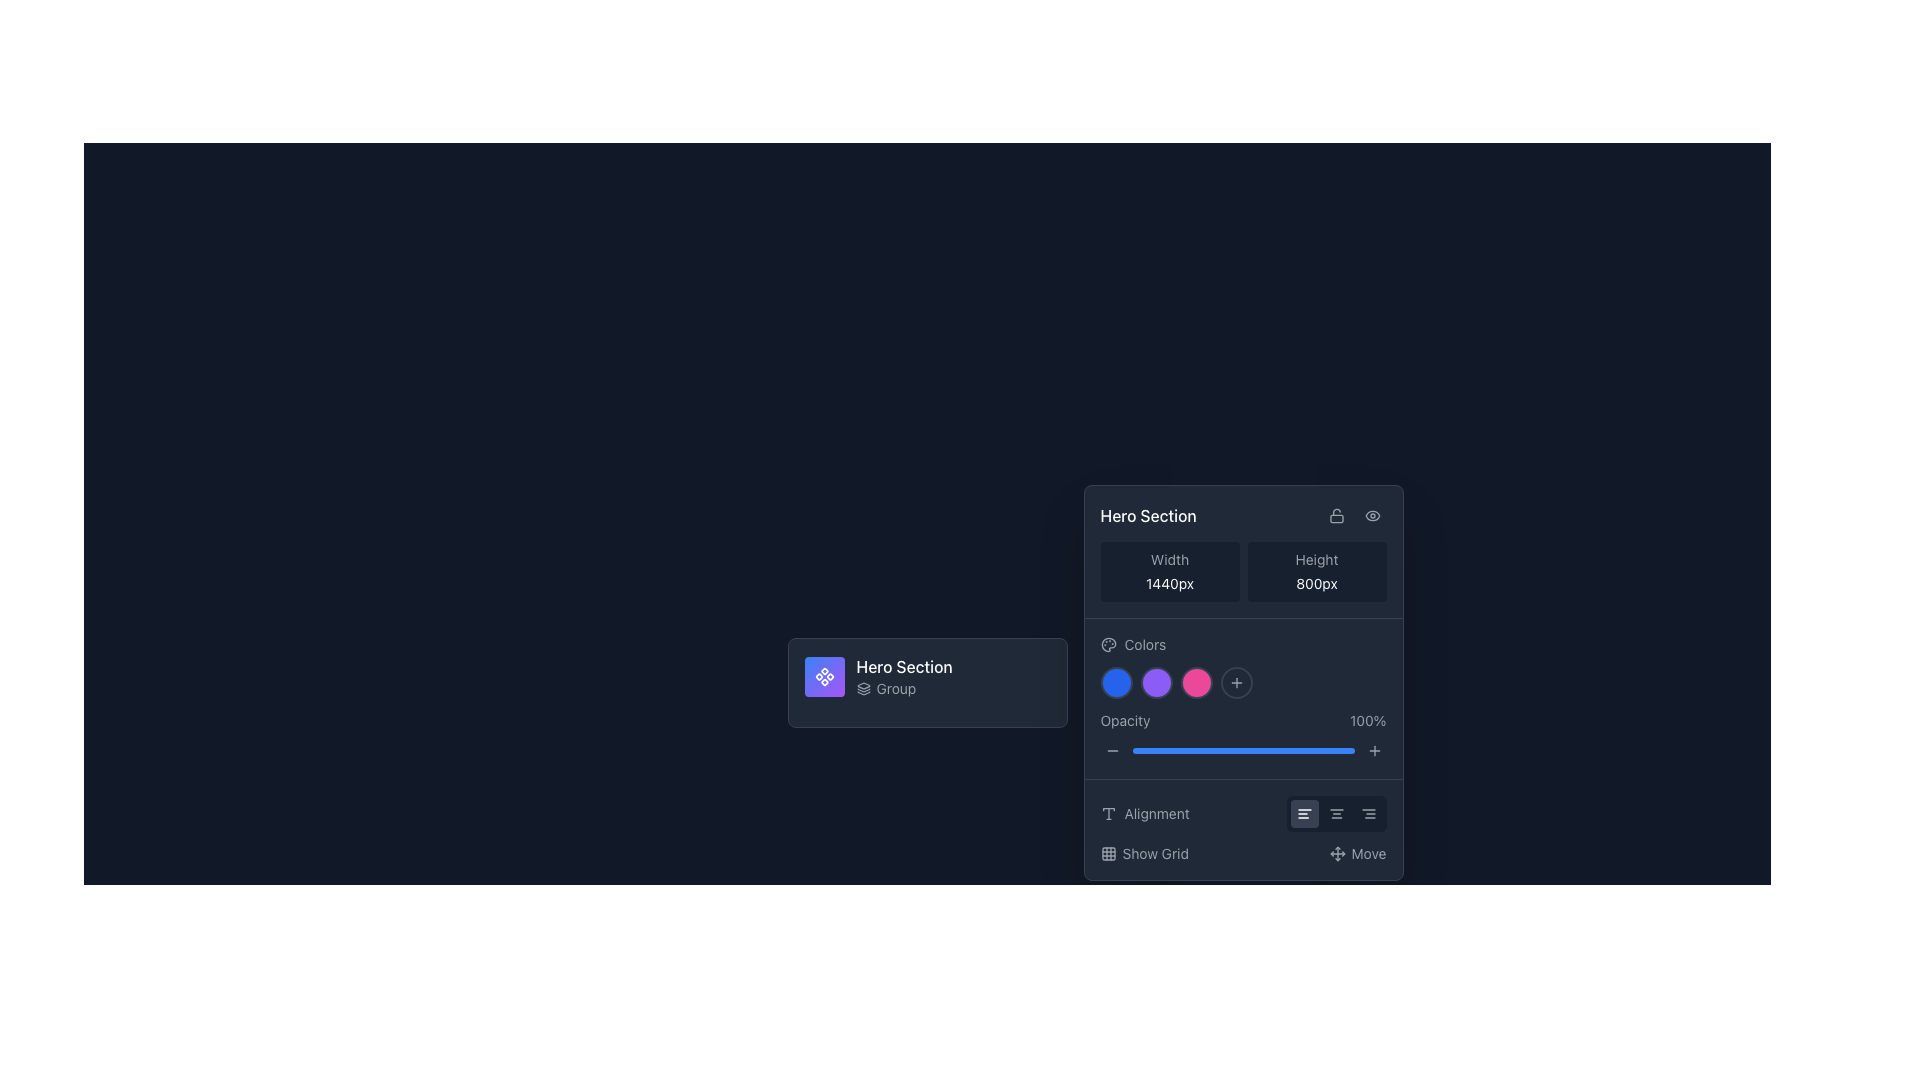 The image size is (1920, 1080). What do you see at coordinates (1107, 853) in the screenshot?
I see `the grid icon within the 'Show Grid' button located at the bottom right section of the panel` at bounding box center [1107, 853].